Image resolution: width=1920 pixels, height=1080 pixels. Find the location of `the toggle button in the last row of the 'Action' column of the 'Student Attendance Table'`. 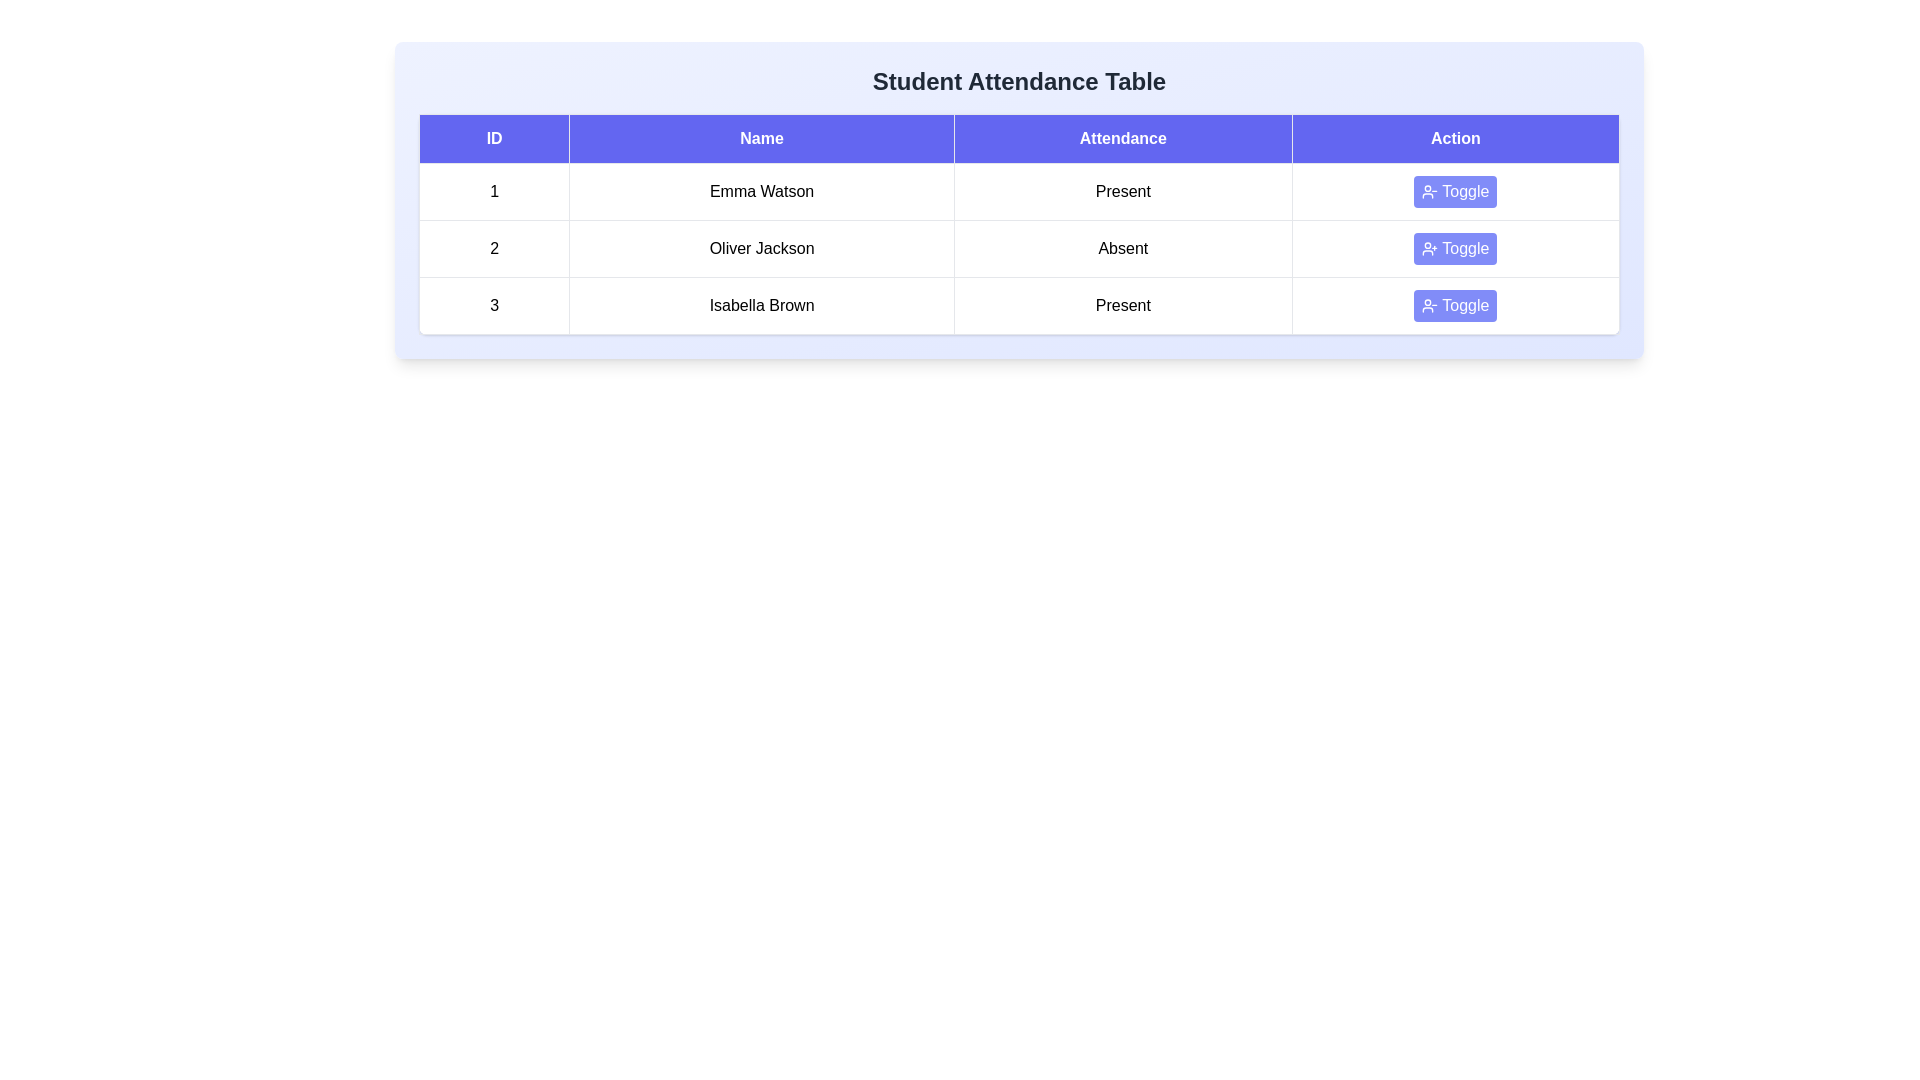

the toggle button in the last row of the 'Action' column of the 'Student Attendance Table' is located at coordinates (1455, 305).